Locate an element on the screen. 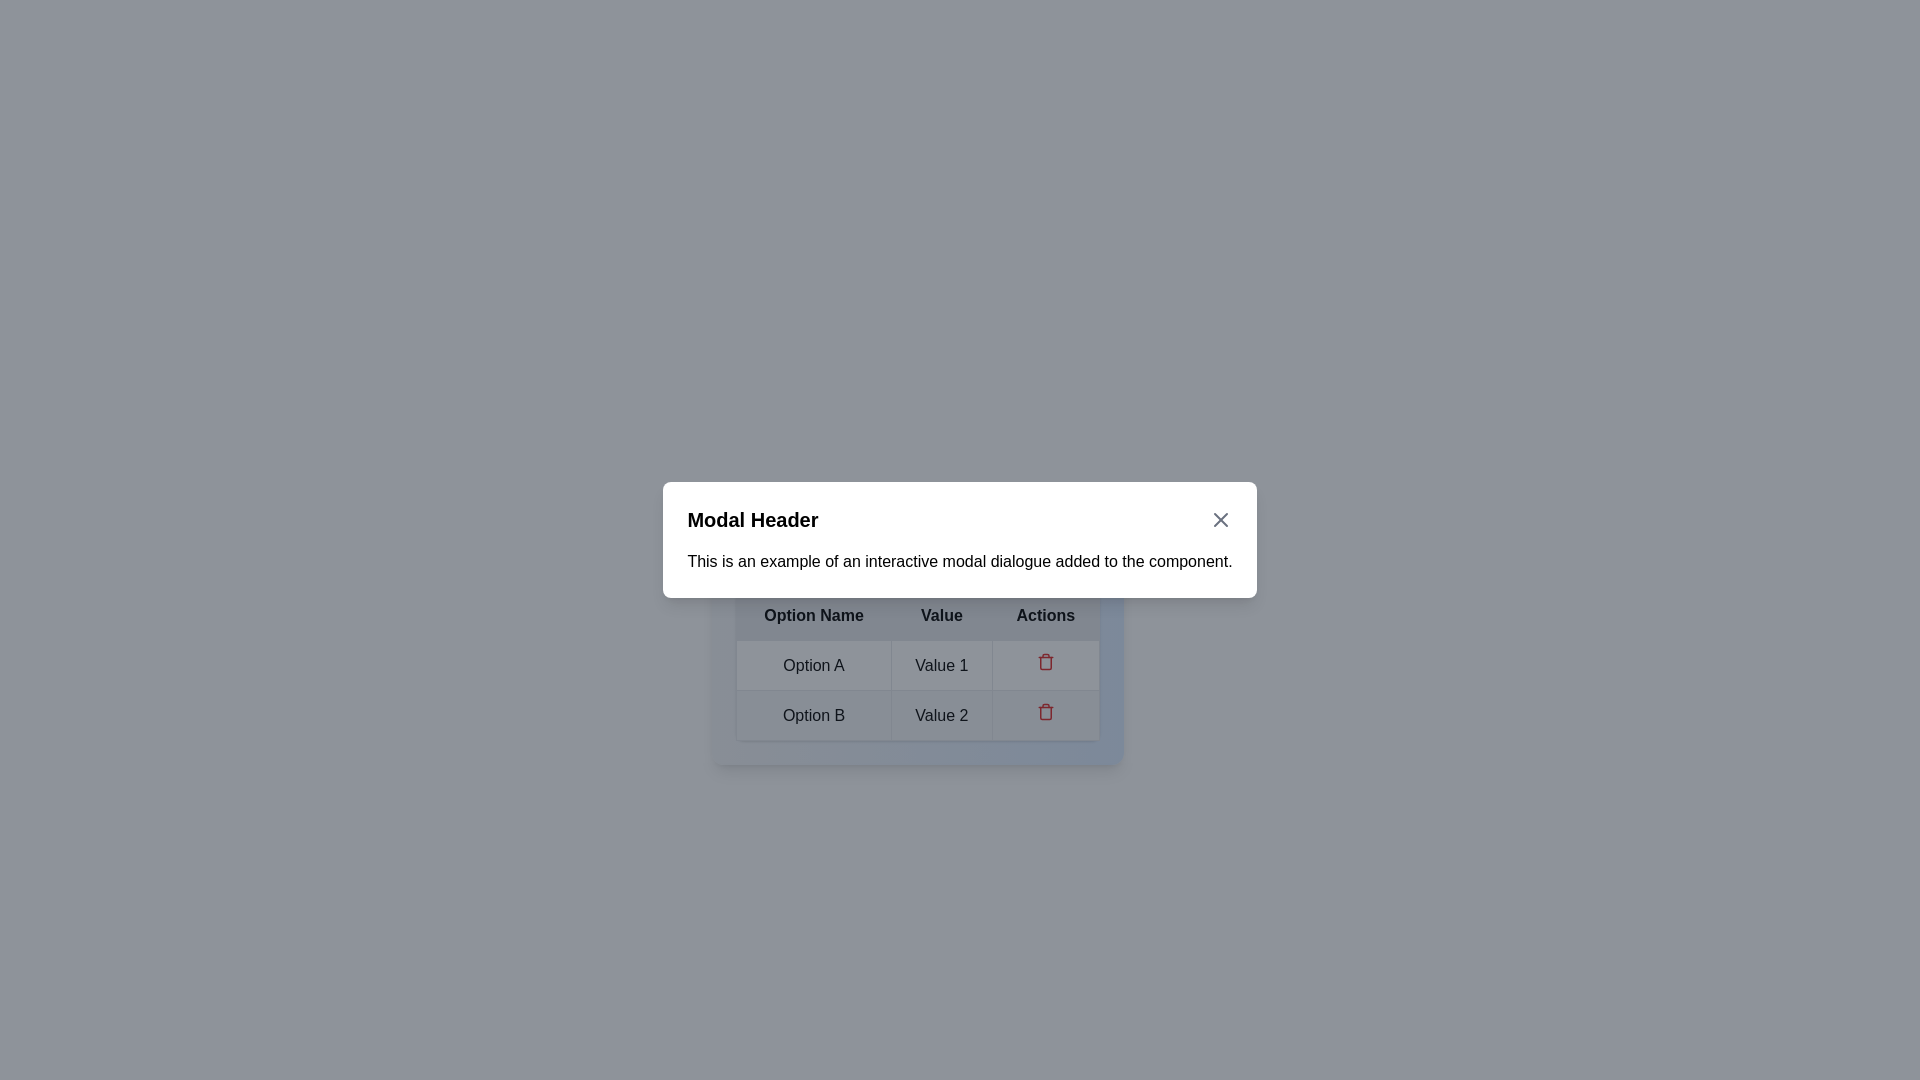 The width and height of the screenshot is (1920, 1080). the icon button represented by an 'X' in the top-right corner of the modal header to observe the color change is located at coordinates (1219, 519).